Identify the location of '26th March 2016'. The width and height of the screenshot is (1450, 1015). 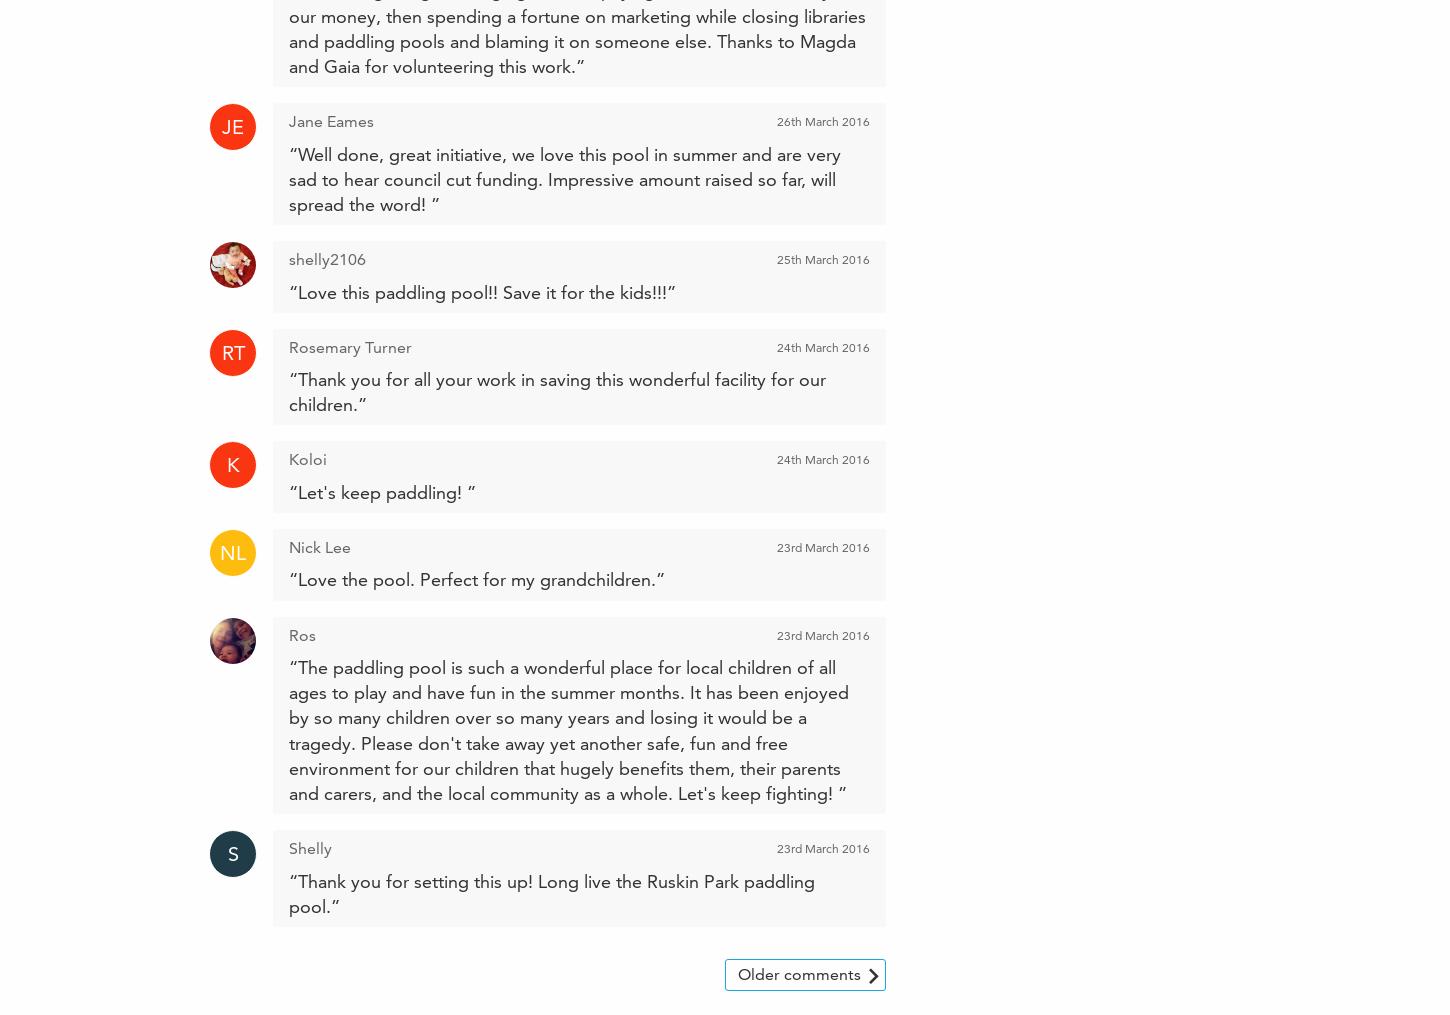
(823, 121).